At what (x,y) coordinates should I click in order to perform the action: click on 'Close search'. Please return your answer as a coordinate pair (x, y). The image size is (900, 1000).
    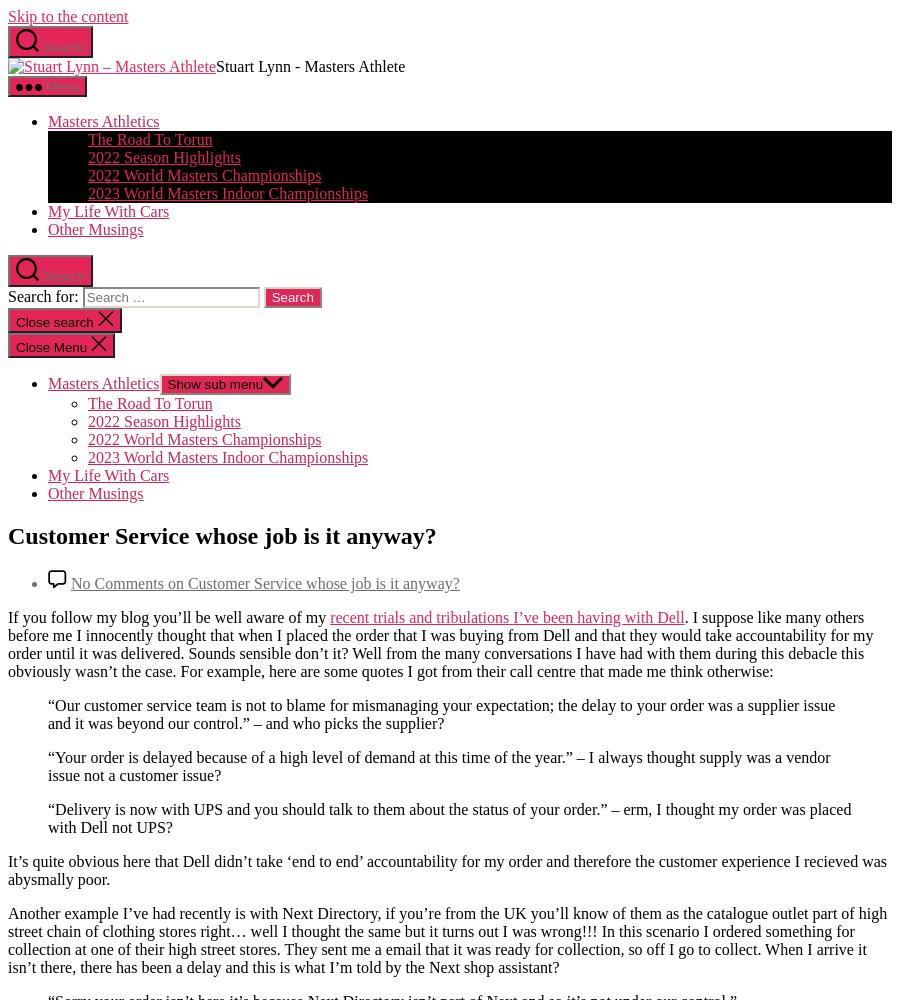
    Looking at the image, I should click on (15, 321).